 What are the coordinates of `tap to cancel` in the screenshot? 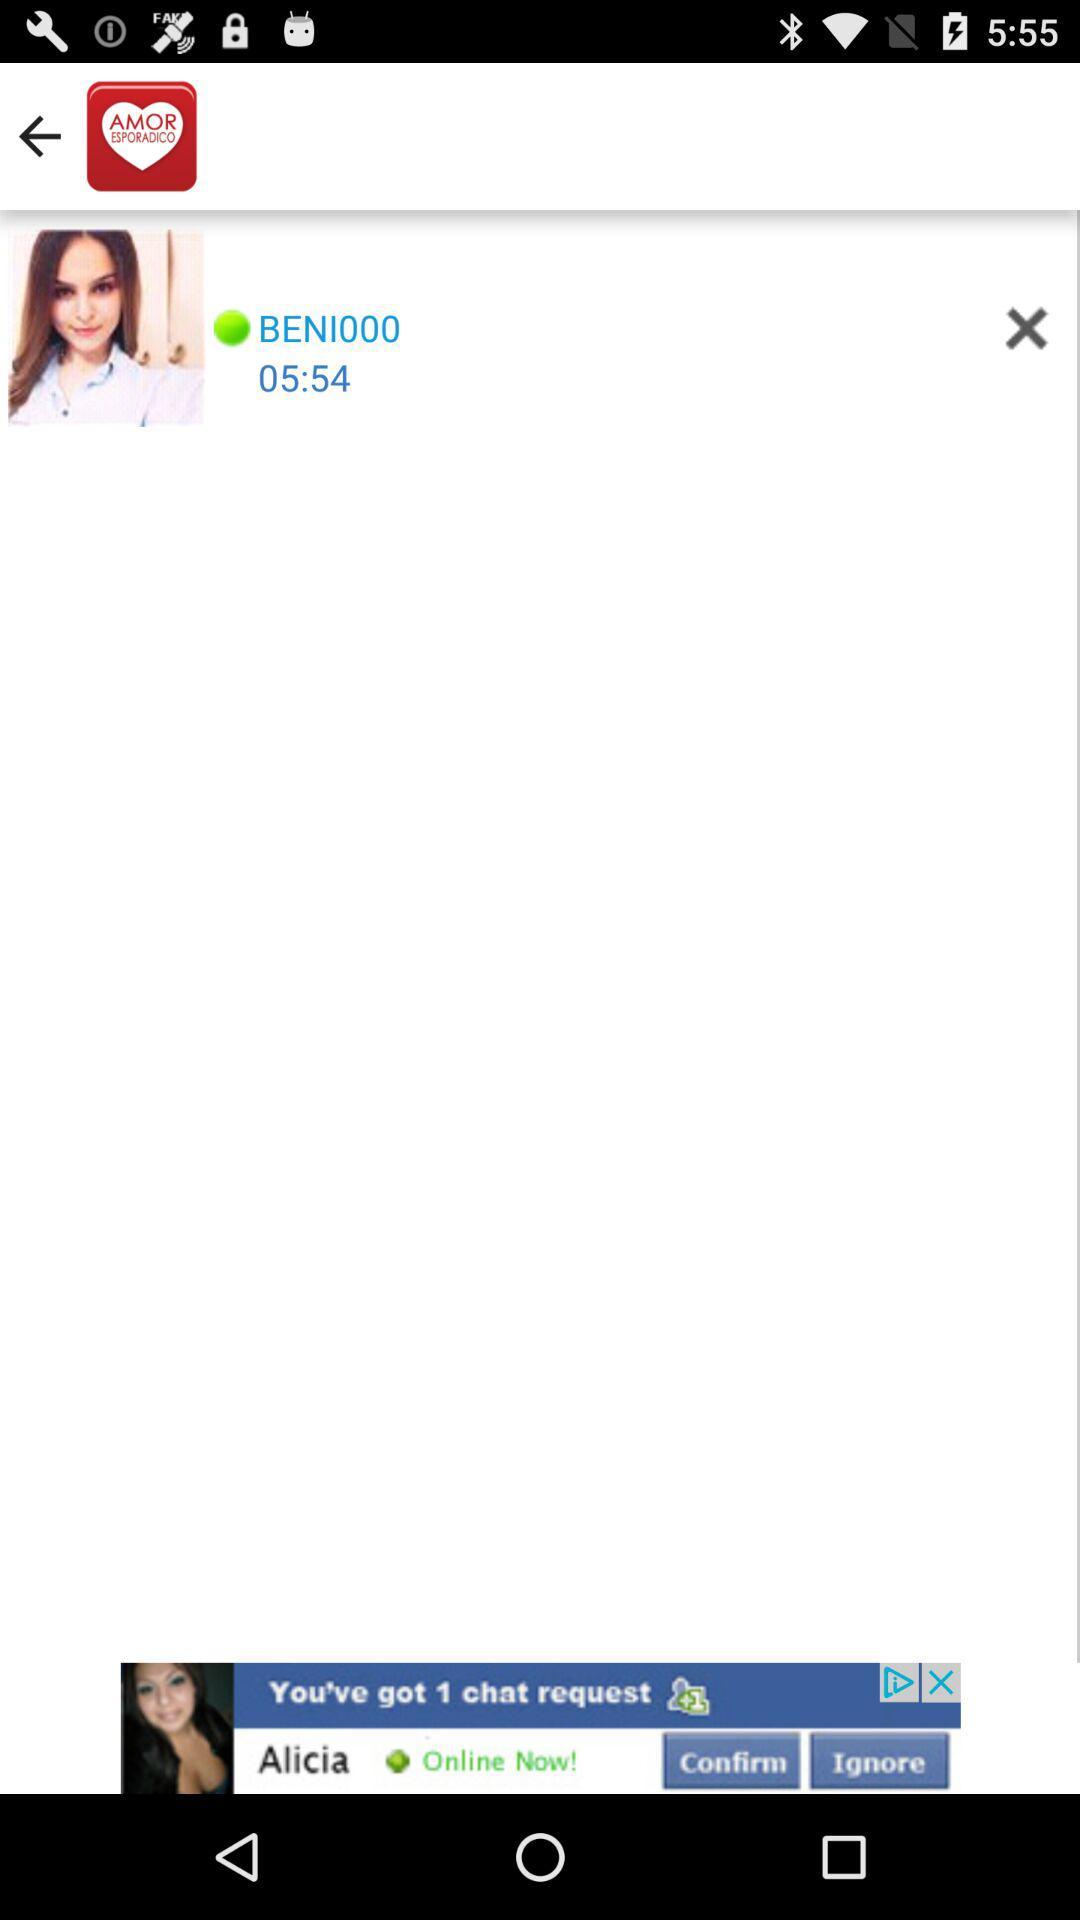 It's located at (1027, 328).